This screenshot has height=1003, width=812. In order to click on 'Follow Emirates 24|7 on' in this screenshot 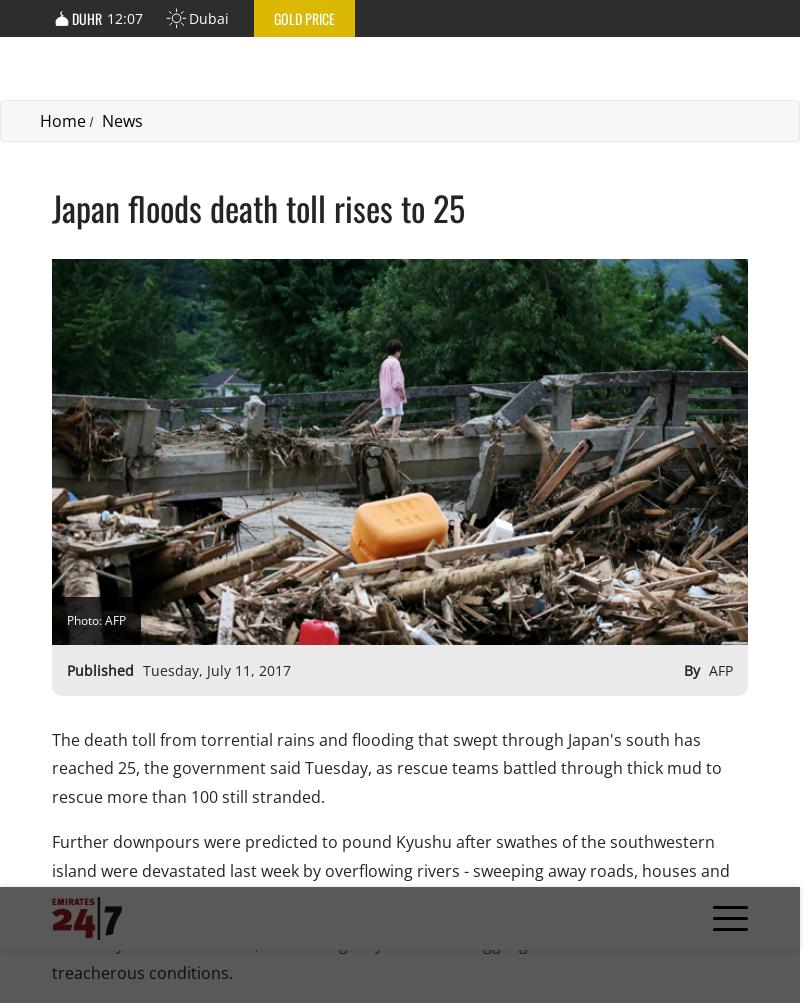, I will do `click(307, 691)`.